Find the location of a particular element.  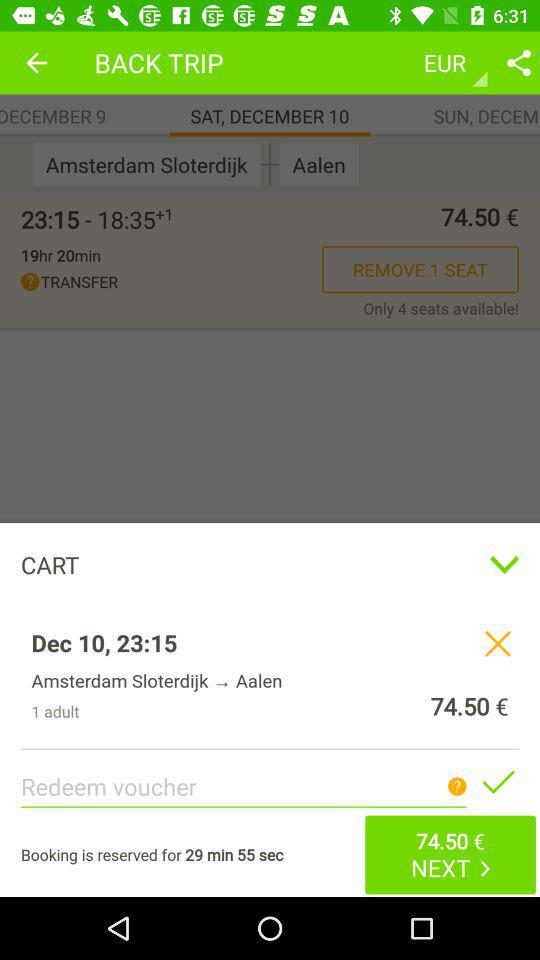

confirm the redeem voucher code is located at coordinates (496, 781).